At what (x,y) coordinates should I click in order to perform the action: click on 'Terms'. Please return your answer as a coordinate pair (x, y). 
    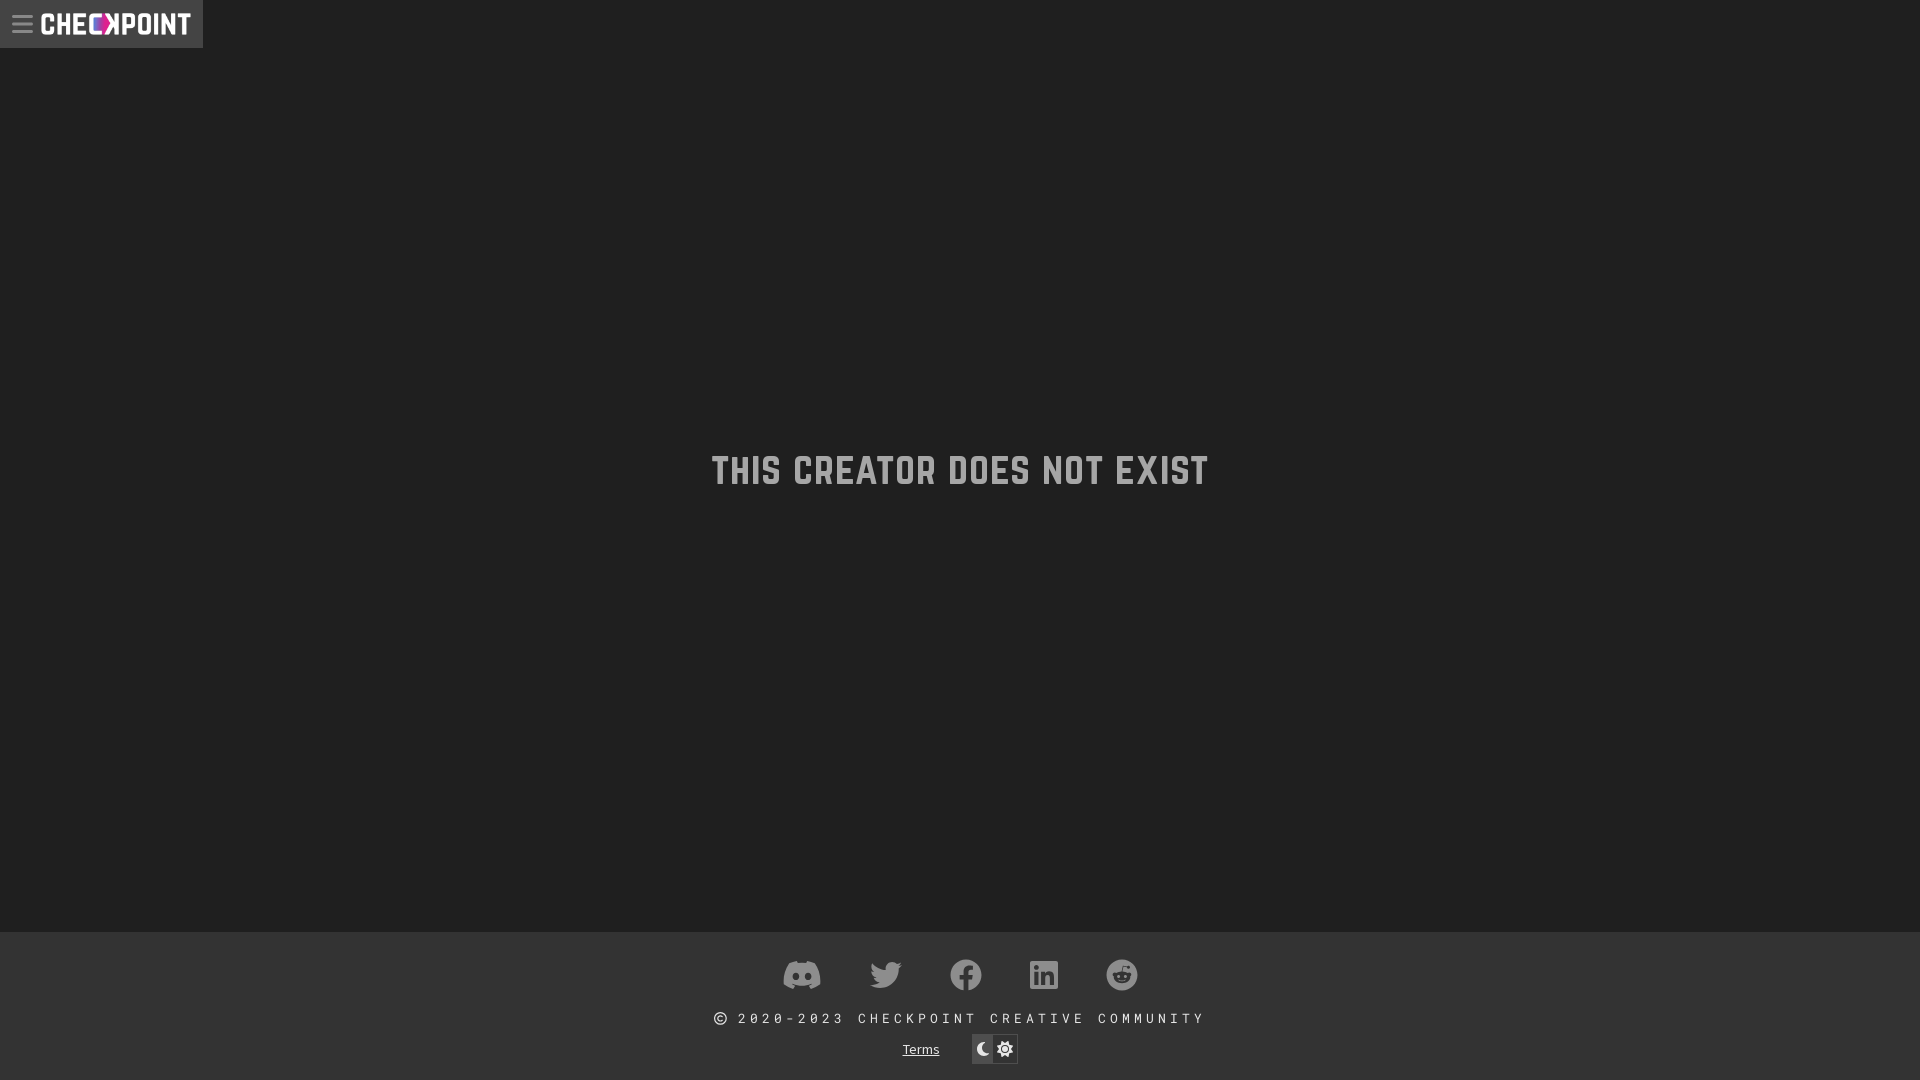
    Looking at the image, I should click on (901, 1048).